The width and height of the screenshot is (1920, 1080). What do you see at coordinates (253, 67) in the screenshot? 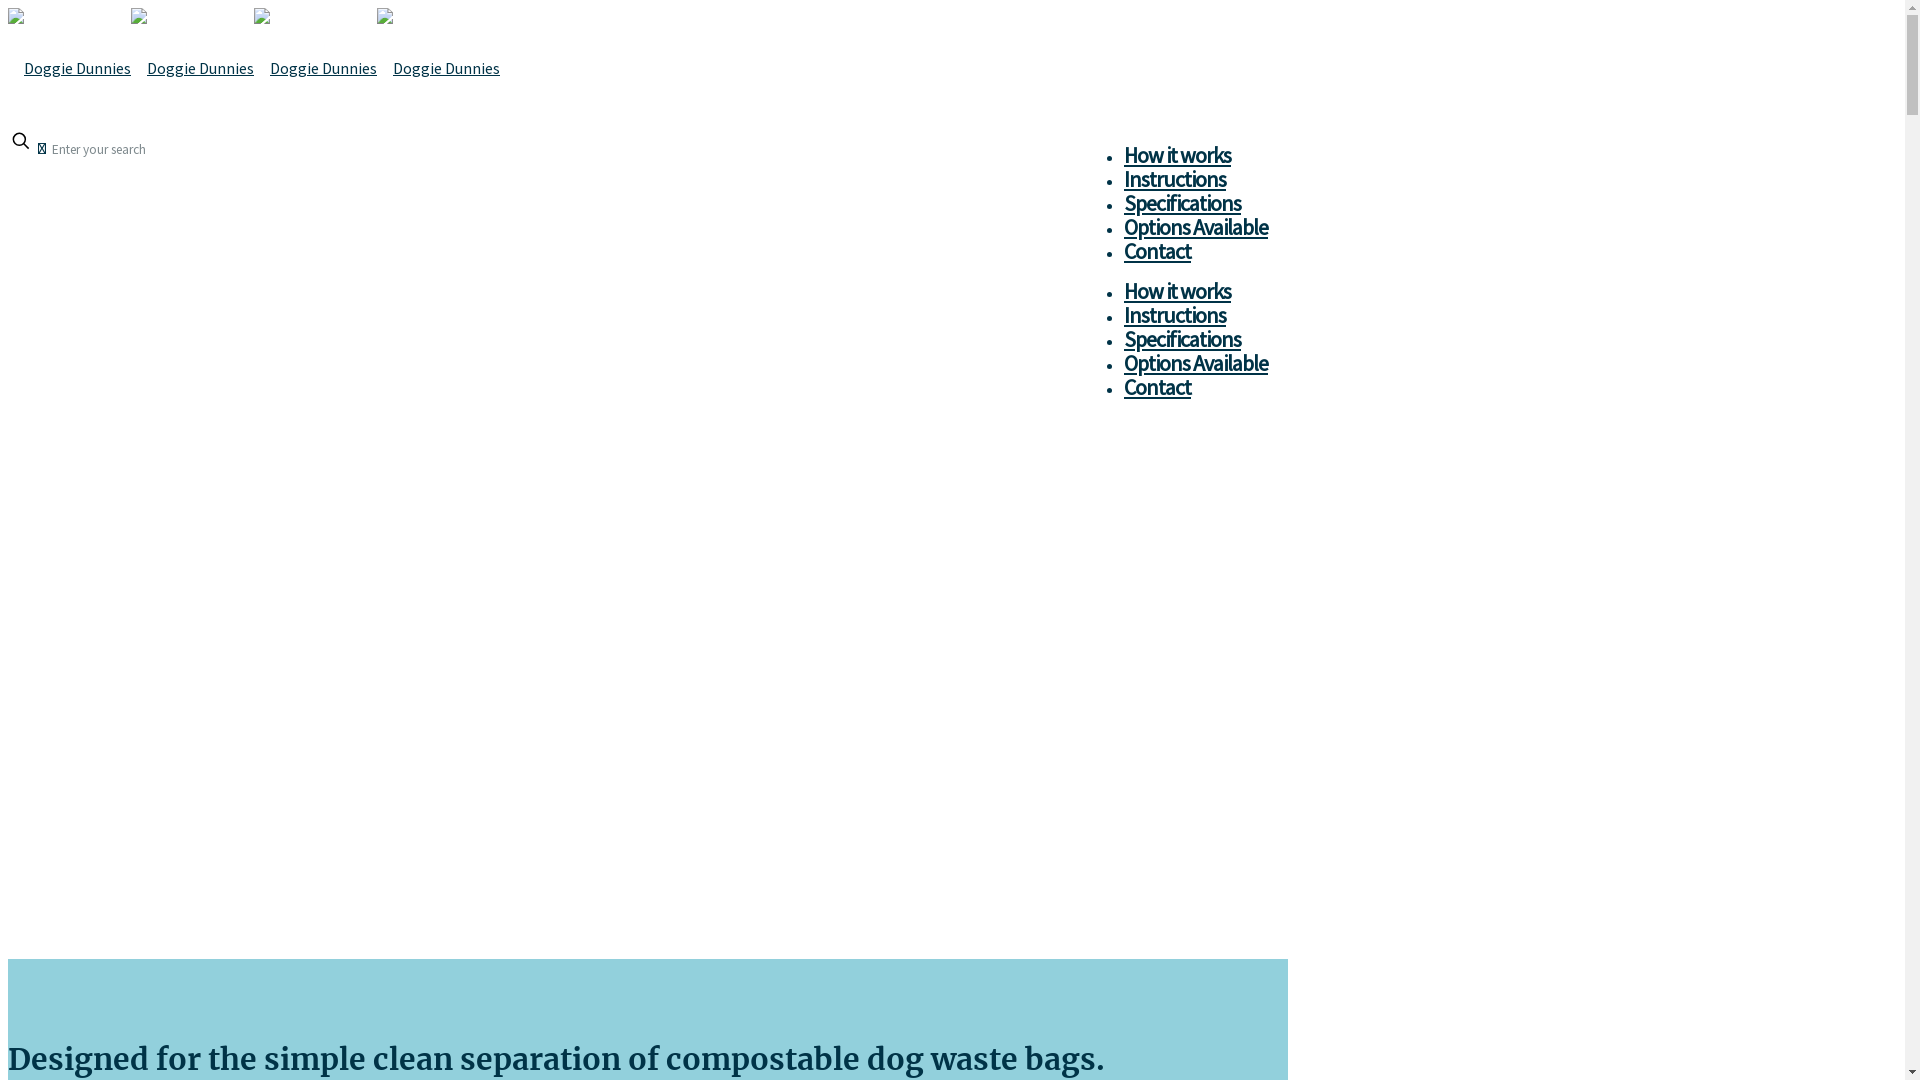
I see `'Doggie Dunnies'` at bounding box center [253, 67].